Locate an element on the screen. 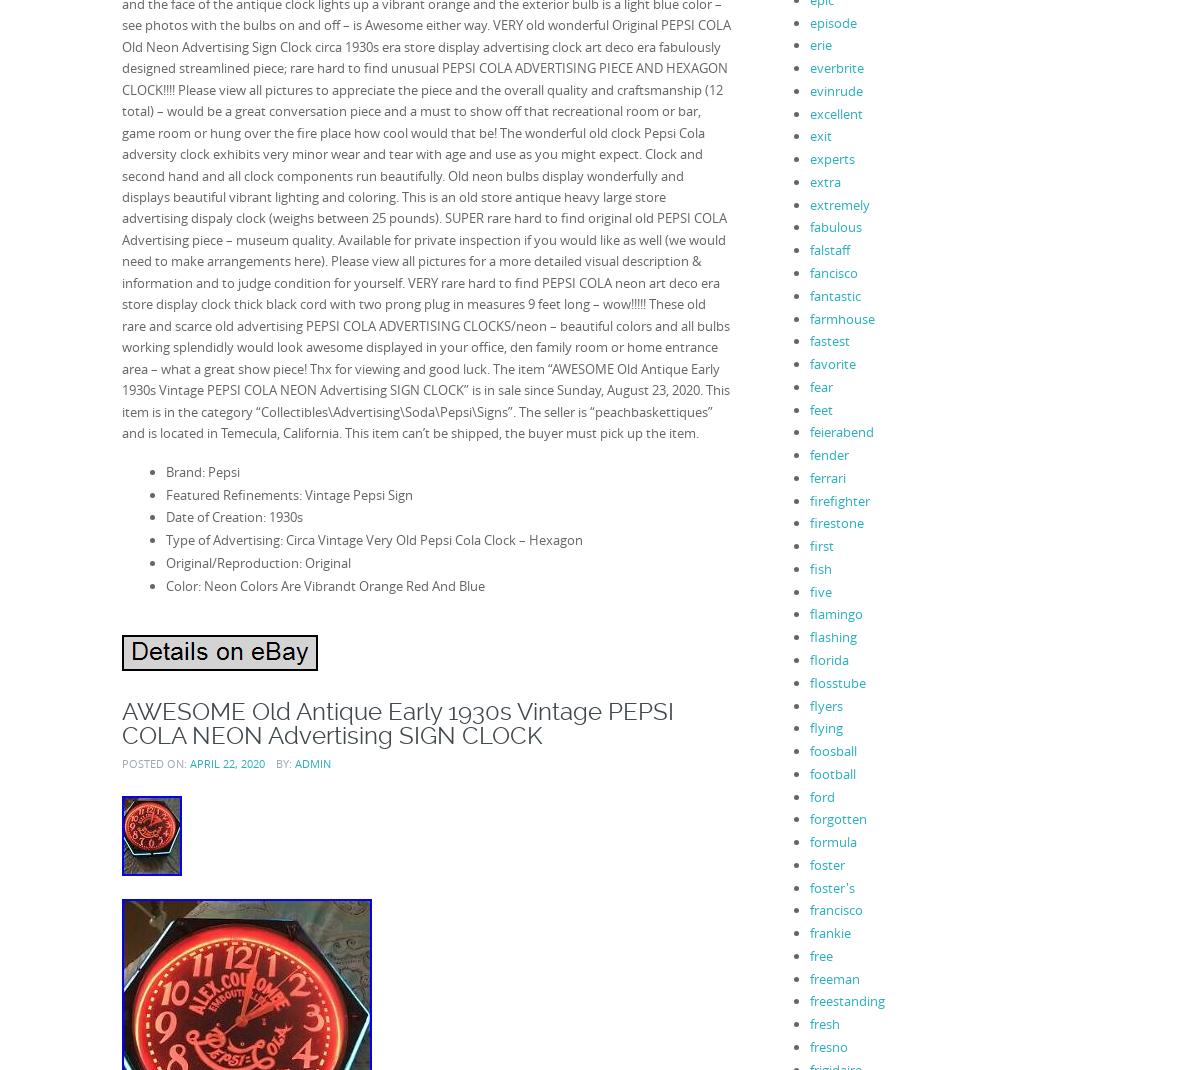 The height and width of the screenshot is (1070, 1184). 'Brand: Pepsi' is located at coordinates (200, 471).